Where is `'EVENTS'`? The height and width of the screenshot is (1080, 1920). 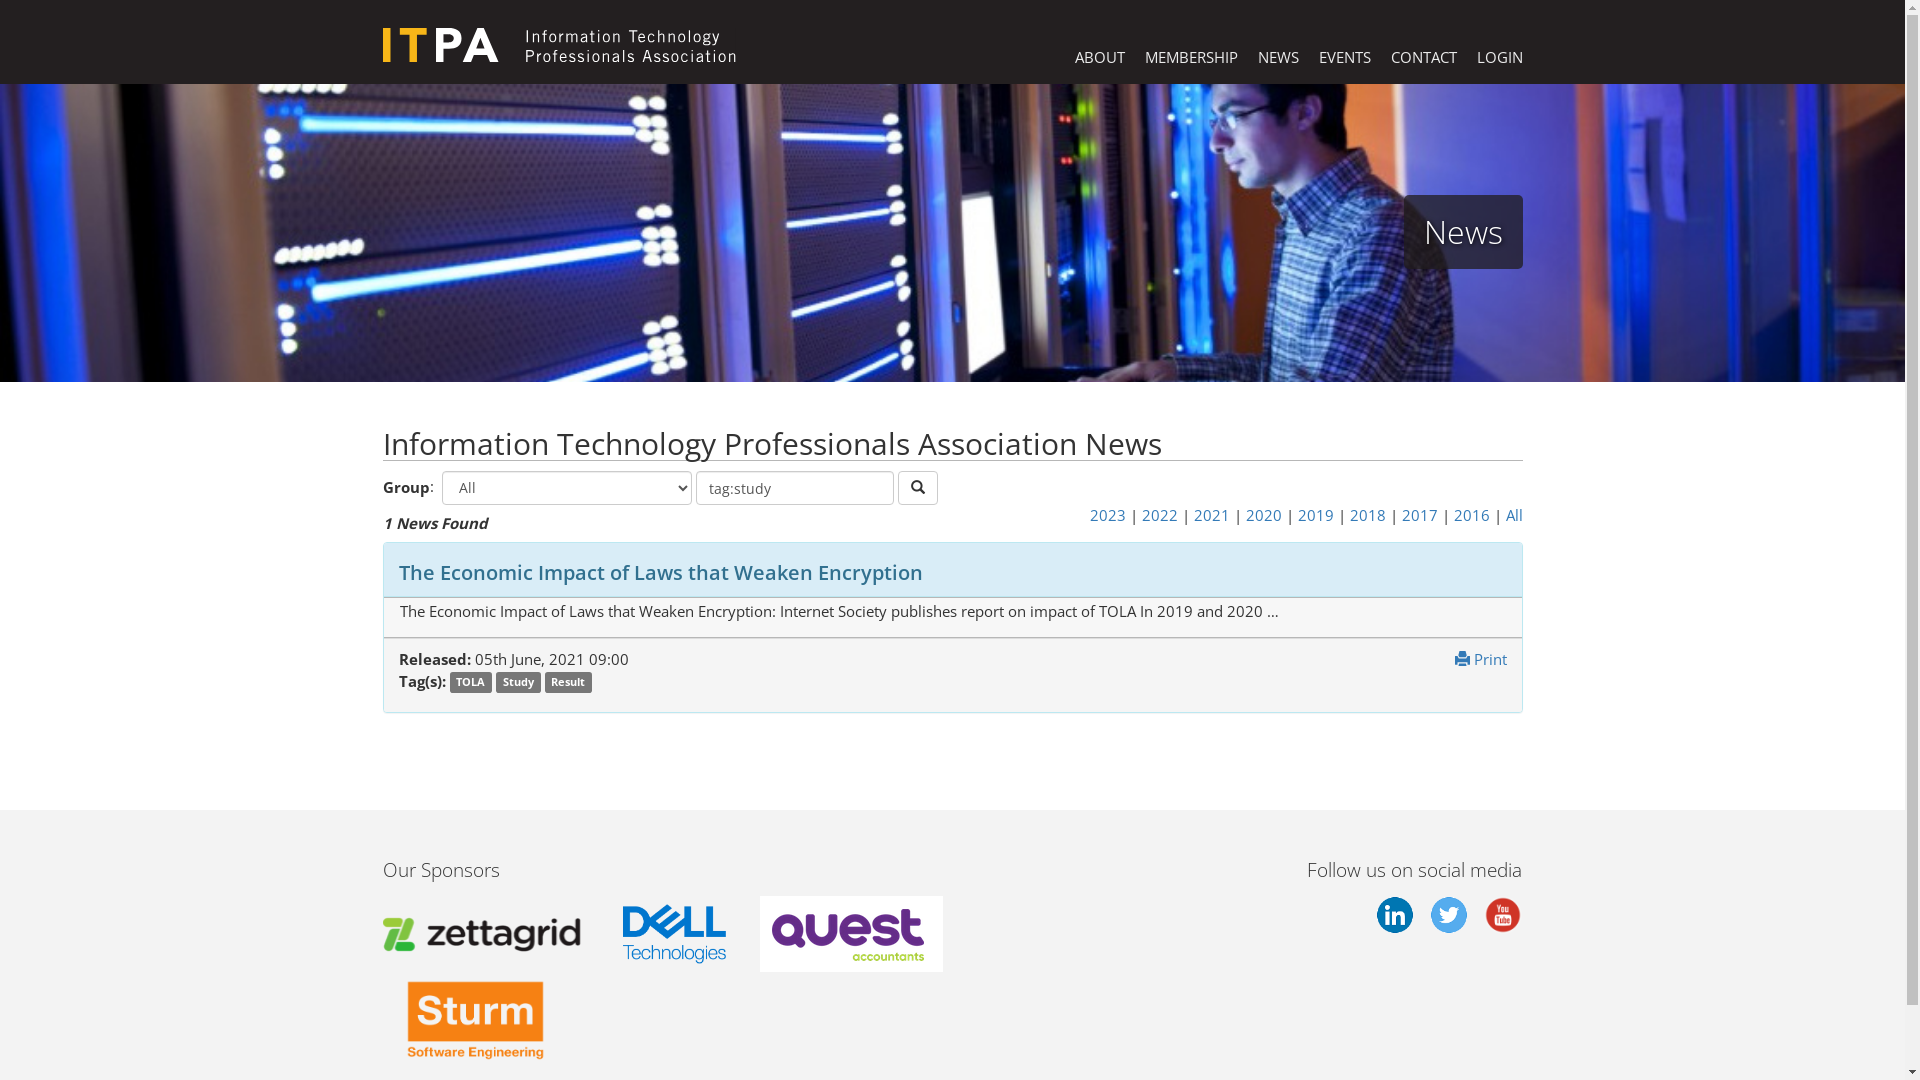
'EVENTS' is located at coordinates (1344, 56).